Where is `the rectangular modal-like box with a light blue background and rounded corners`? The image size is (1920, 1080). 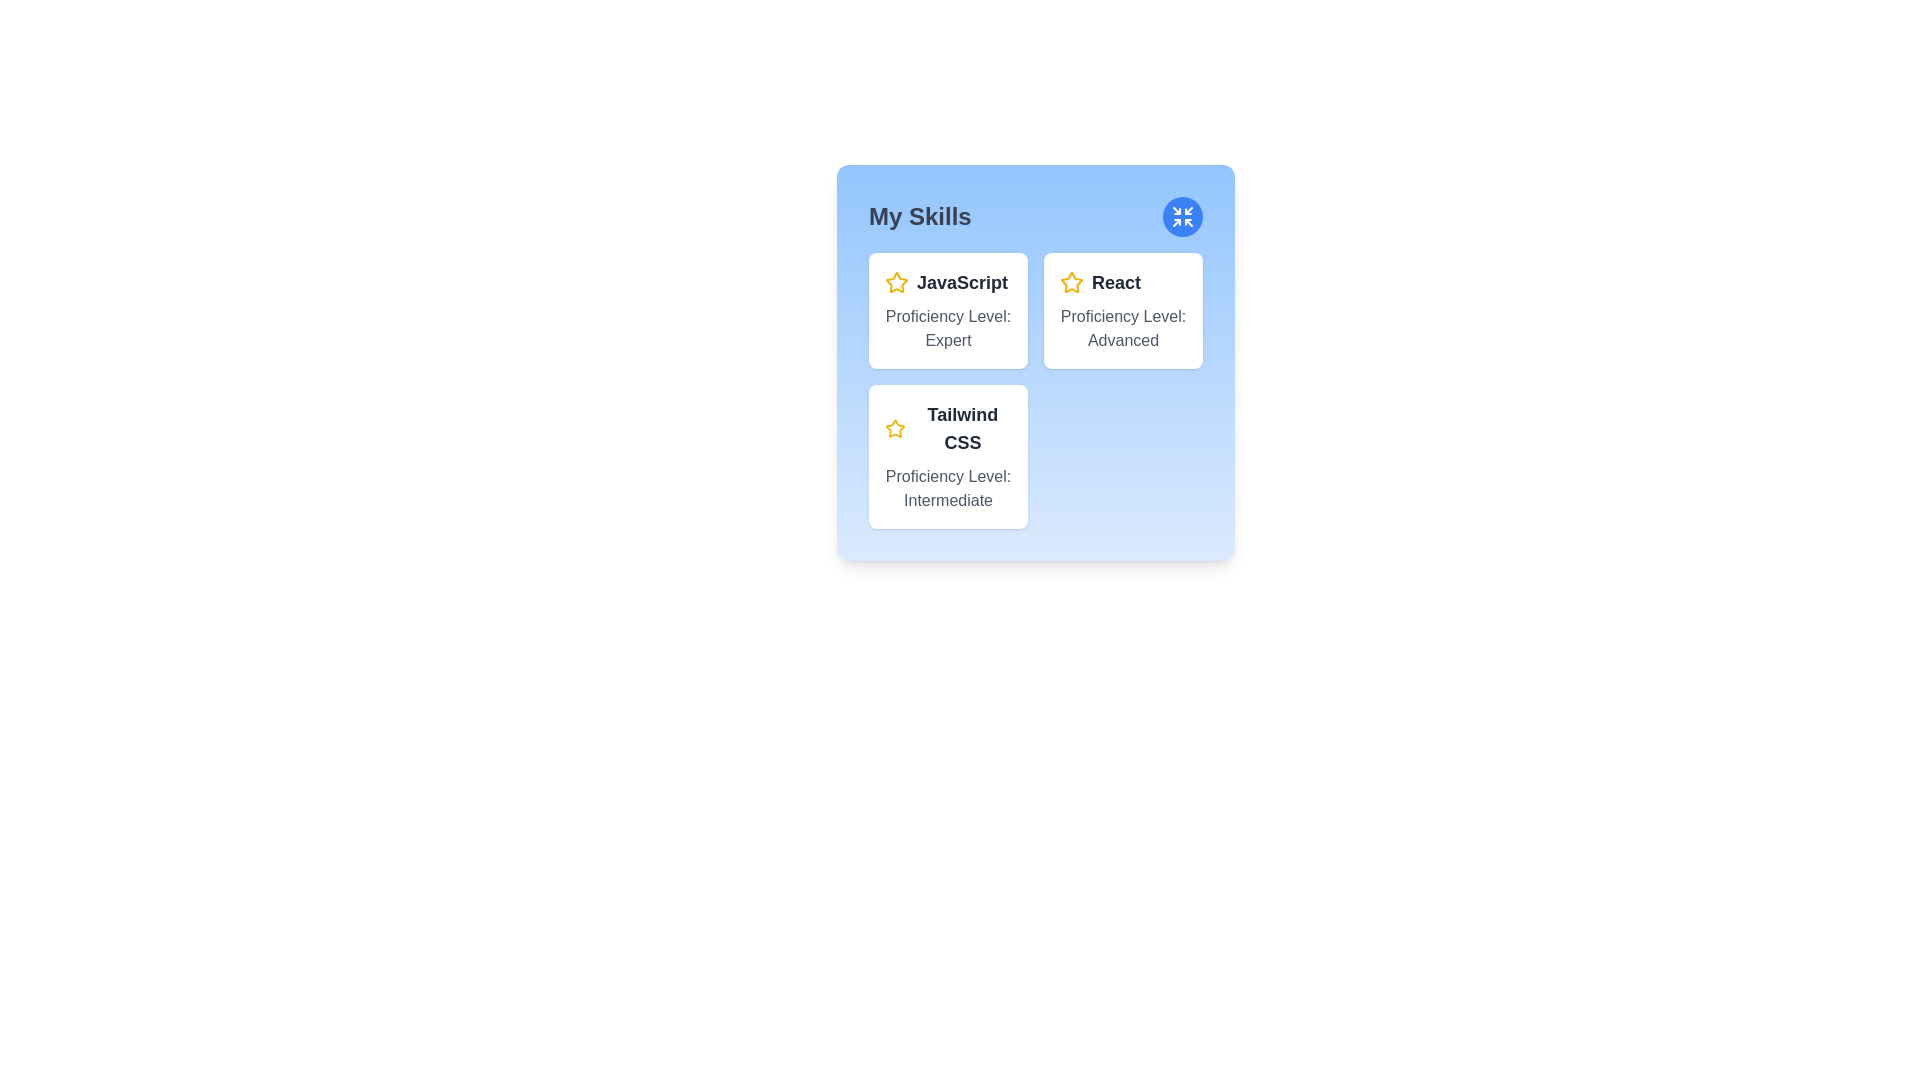
the rectangular modal-like box with a light blue background and rounded corners is located at coordinates (1036, 361).